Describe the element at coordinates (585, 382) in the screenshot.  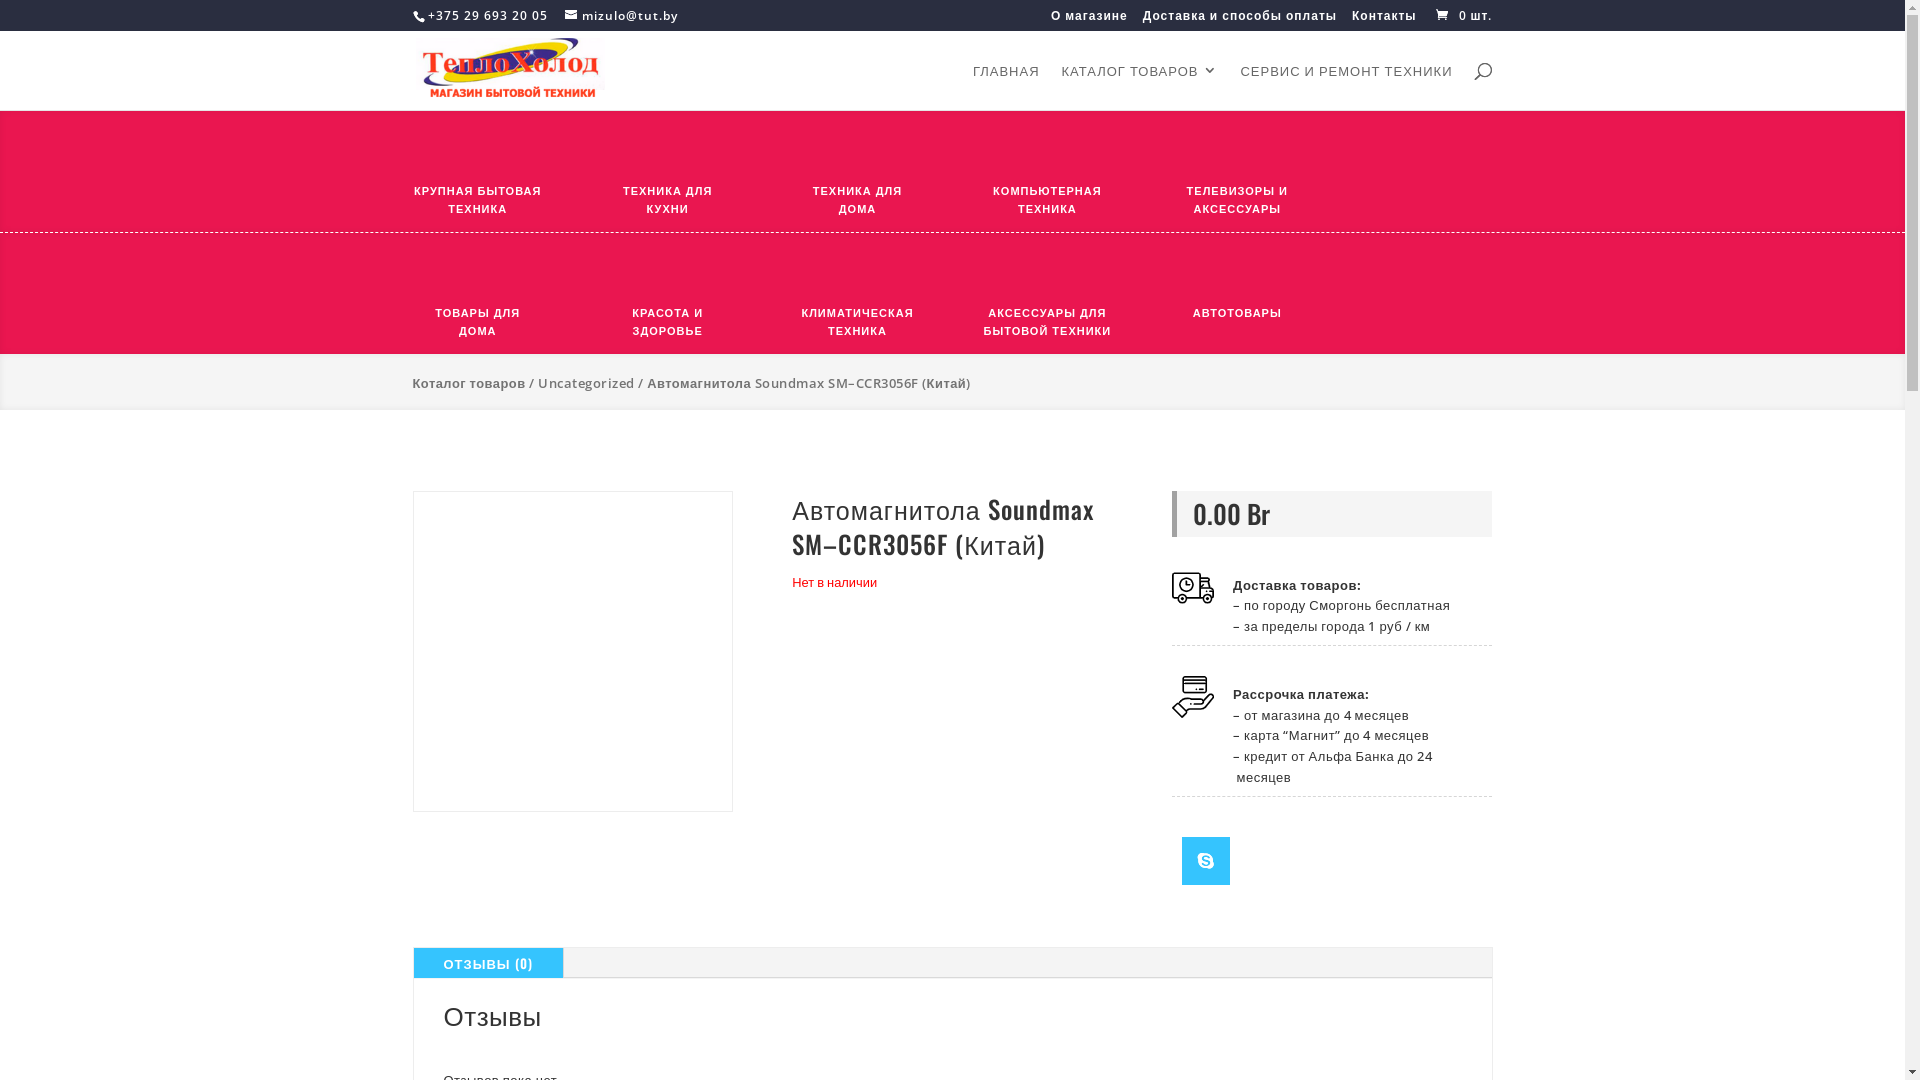
I see `'Uncategorized'` at that location.